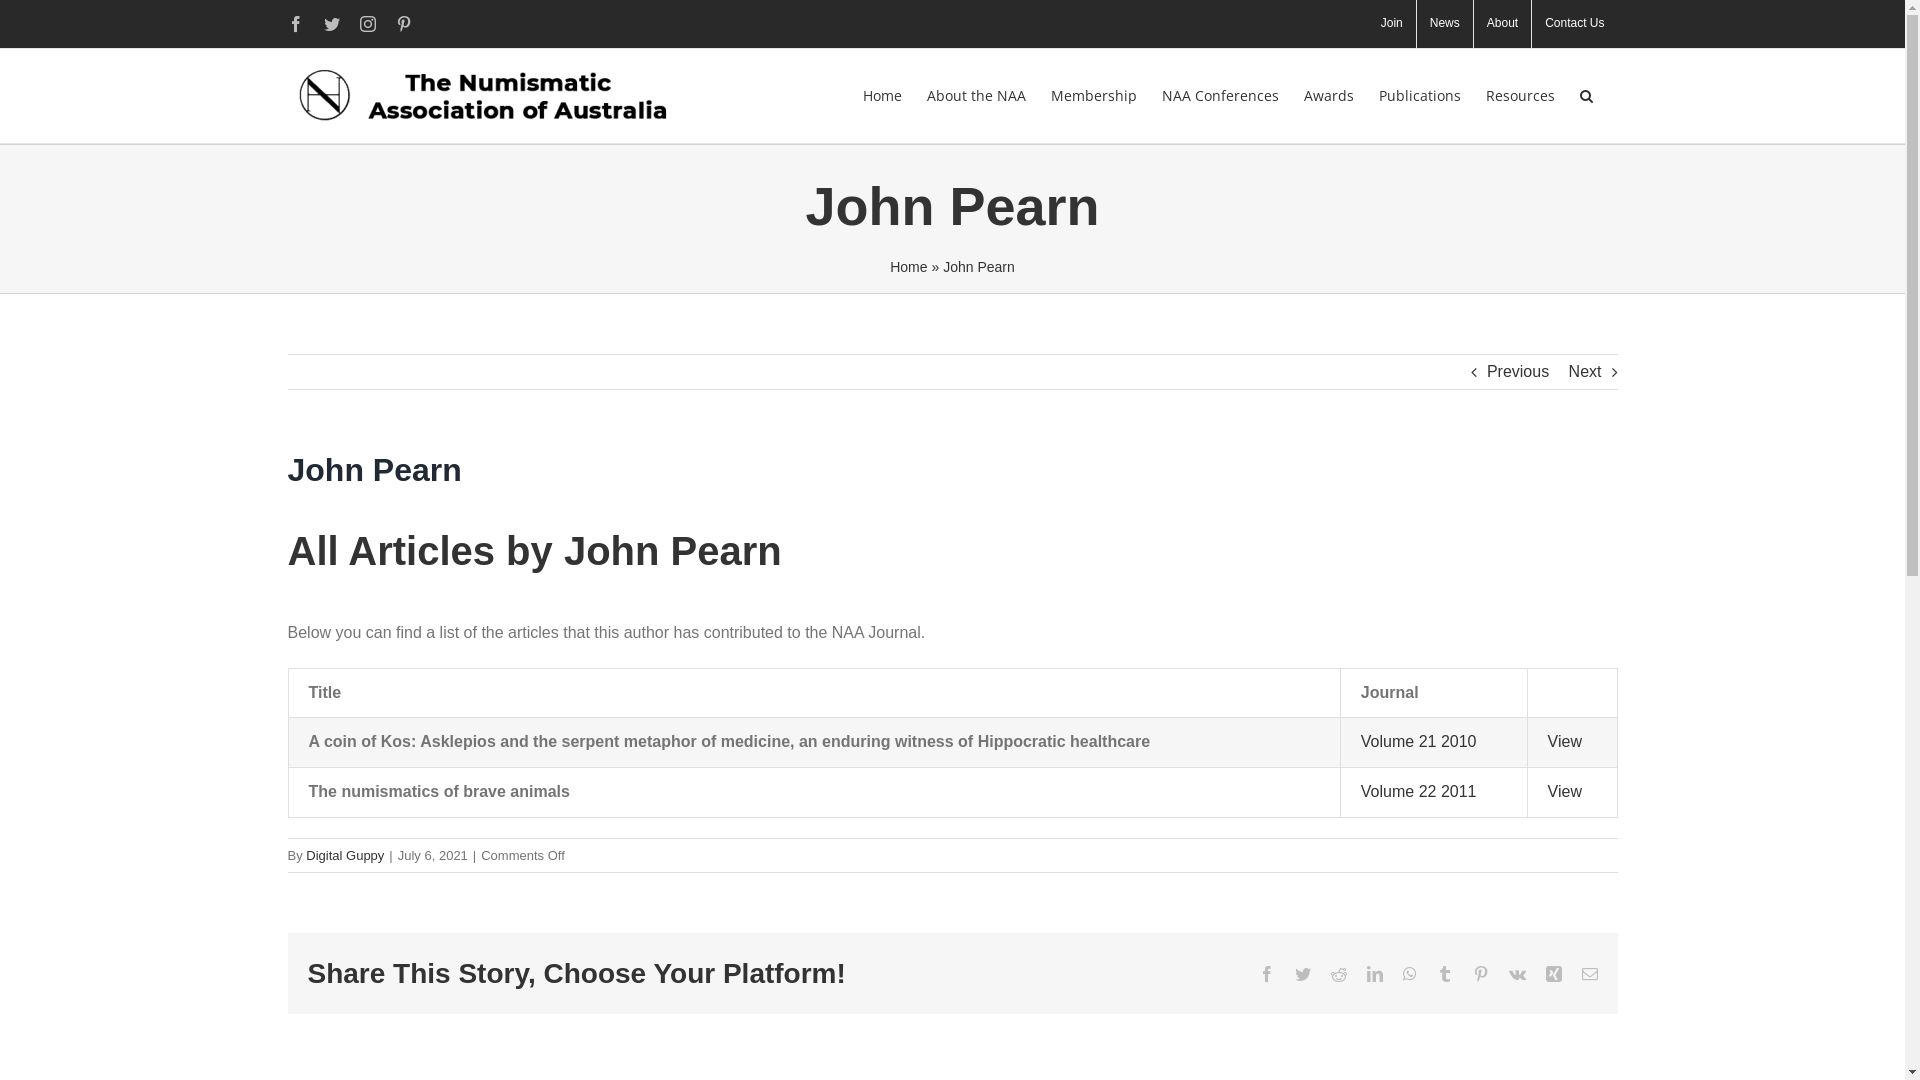 Image resolution: width=1920 pixels, height=1080 pixels. What do you see at coordinates (1578, 96) in the screenshot?
I see `'Search'` at bounding box center [1578, 96].